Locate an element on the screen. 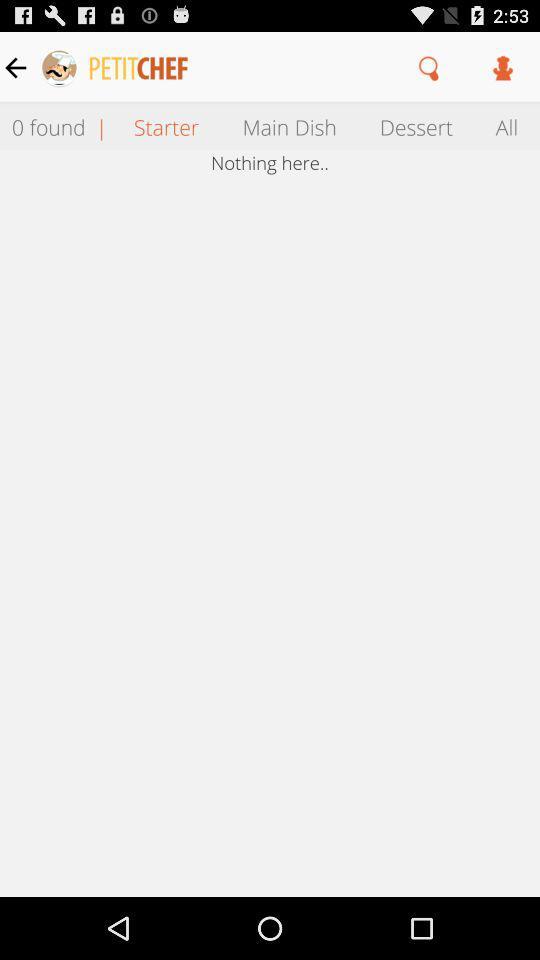 This screenshot has height=960, width=540. starter is located at coordinates (165, 125).